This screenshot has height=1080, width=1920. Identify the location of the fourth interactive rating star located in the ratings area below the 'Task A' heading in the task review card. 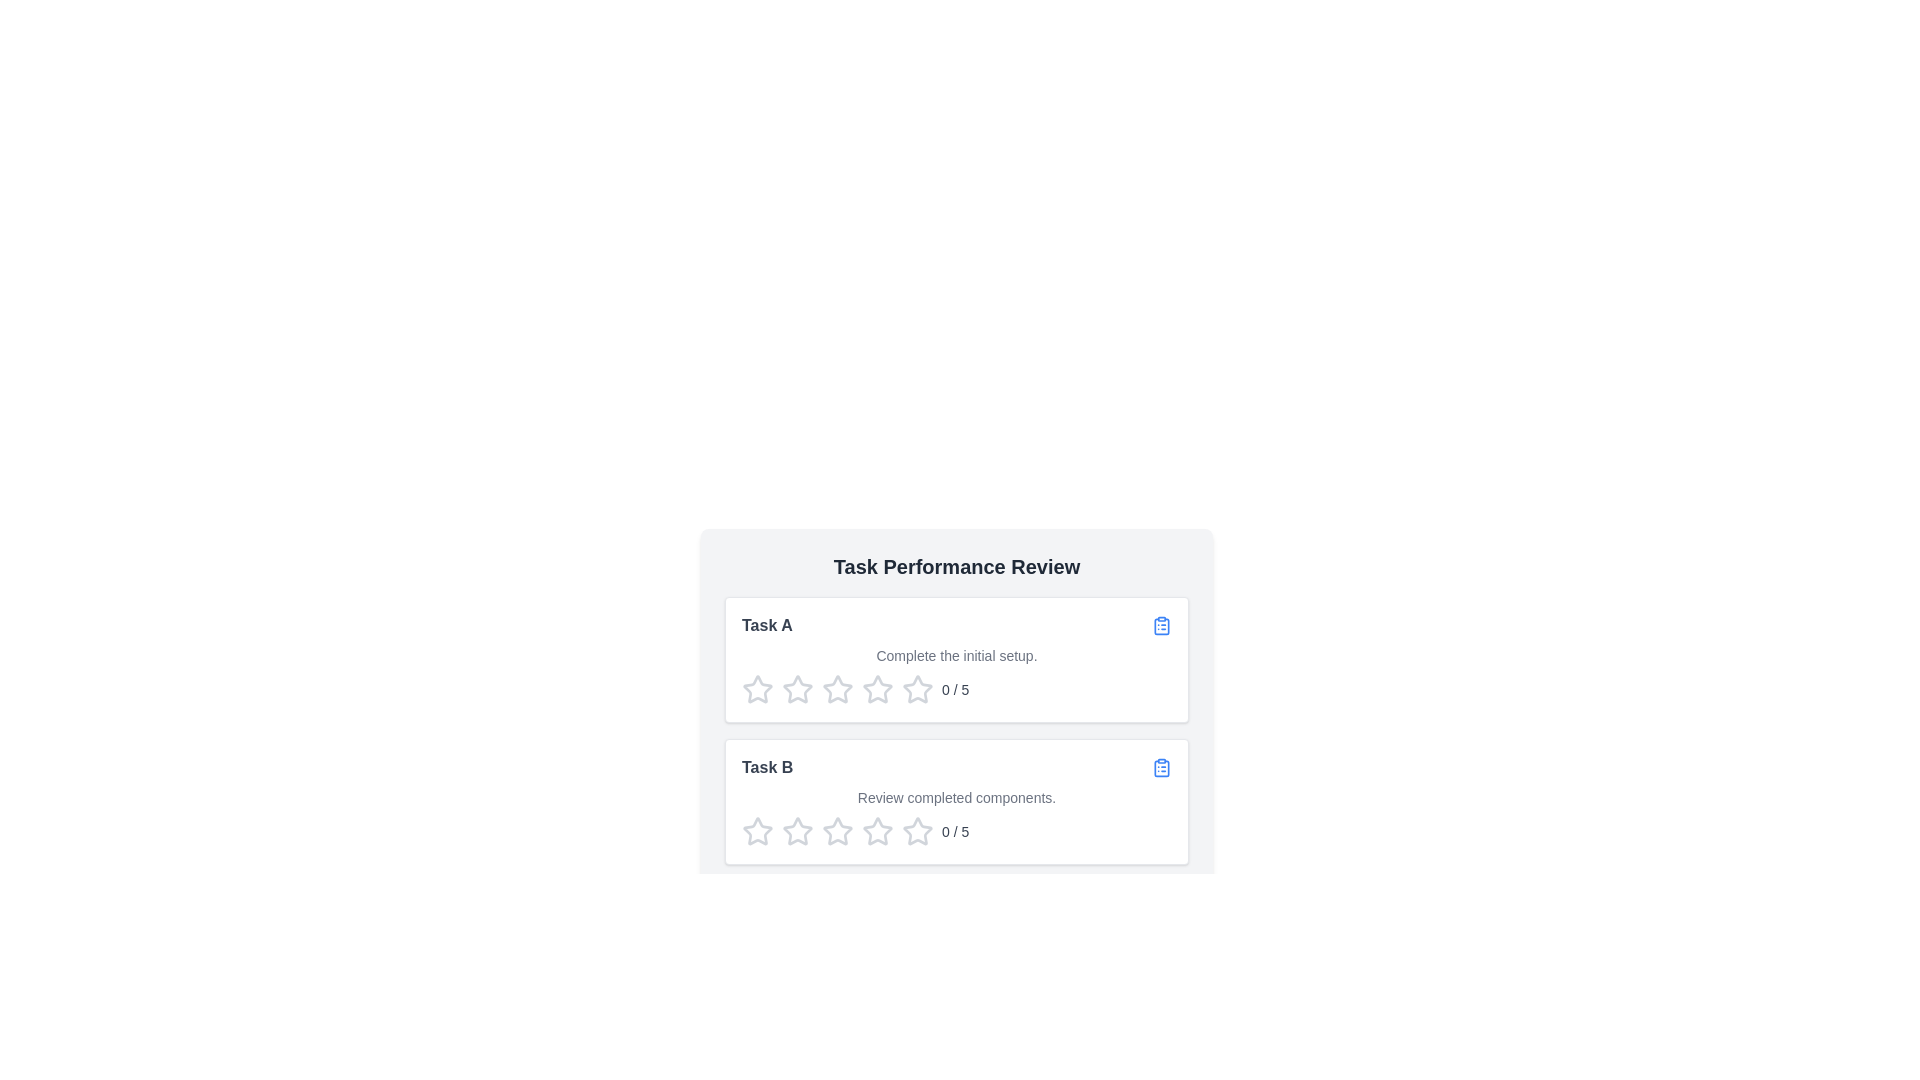
(915, 688).